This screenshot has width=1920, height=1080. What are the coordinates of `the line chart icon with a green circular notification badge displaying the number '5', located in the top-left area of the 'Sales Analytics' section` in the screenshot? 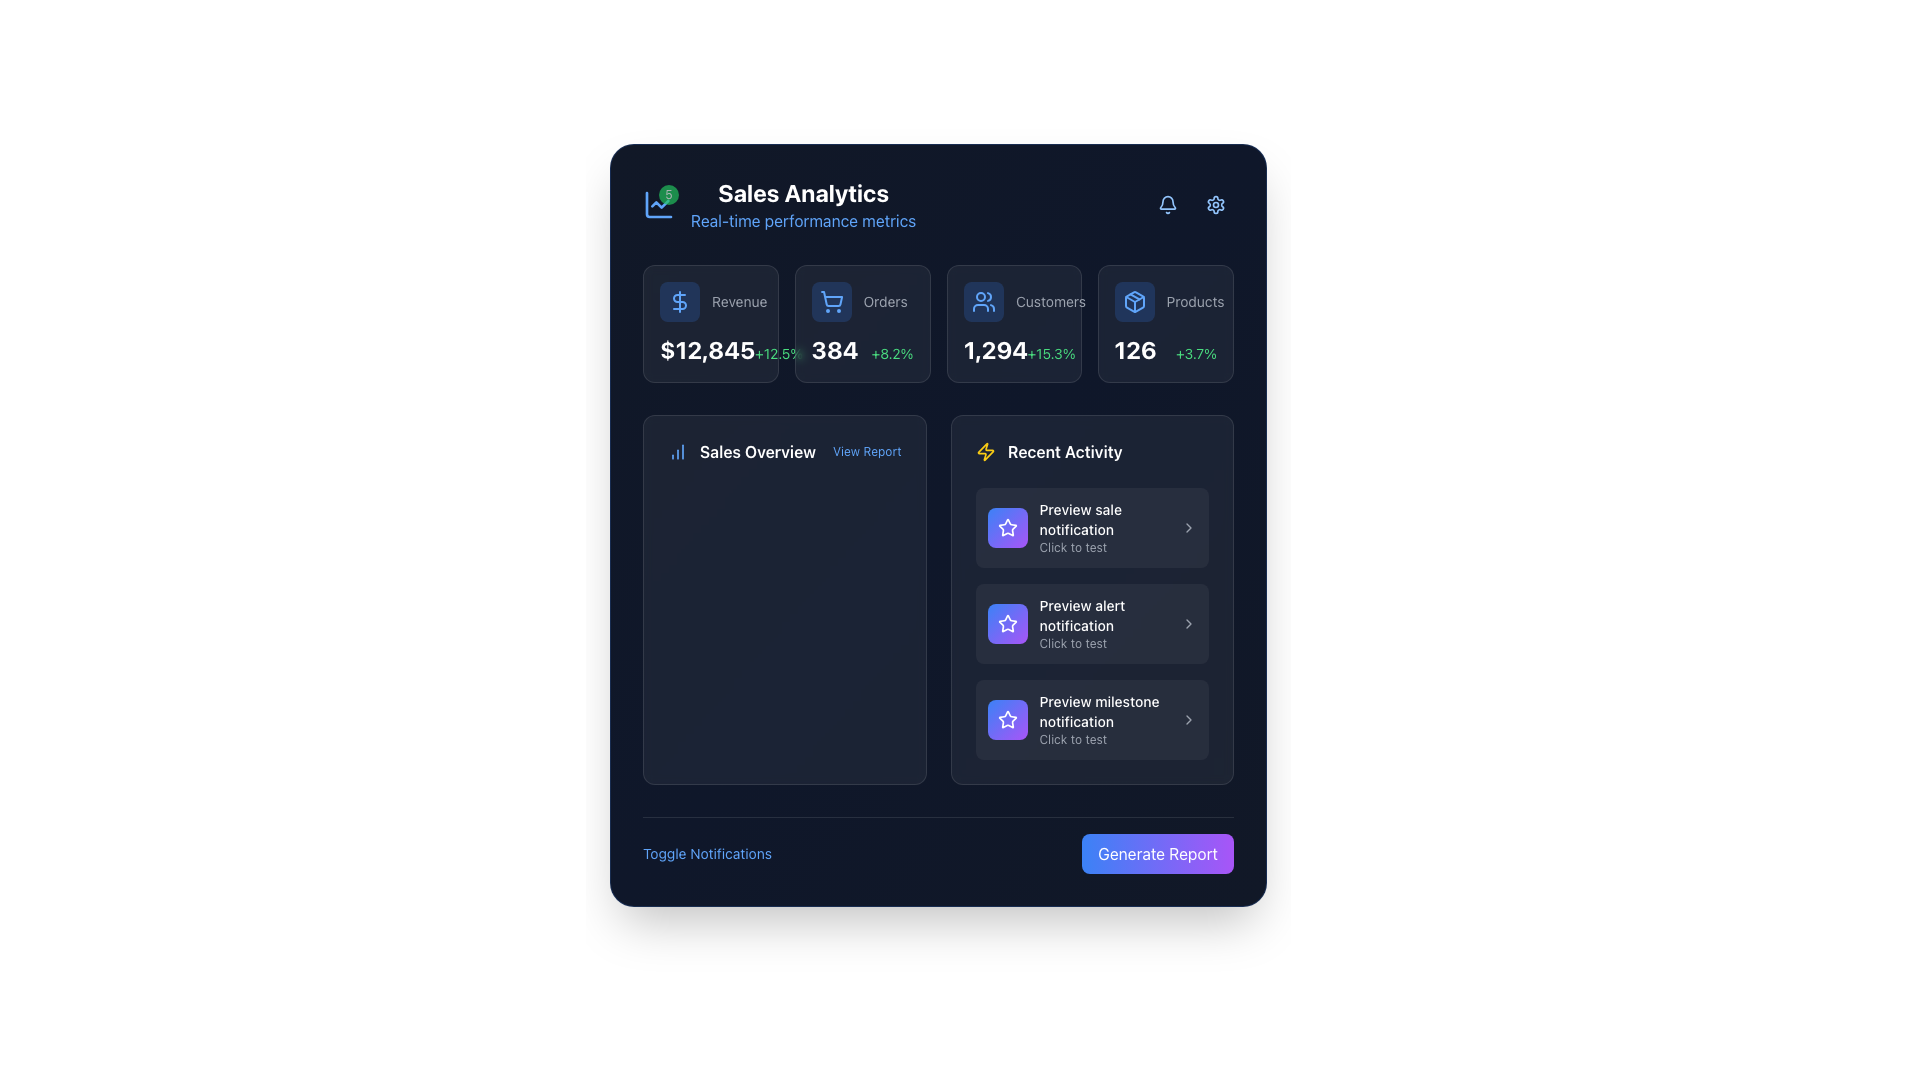 It's located at (658, 204).